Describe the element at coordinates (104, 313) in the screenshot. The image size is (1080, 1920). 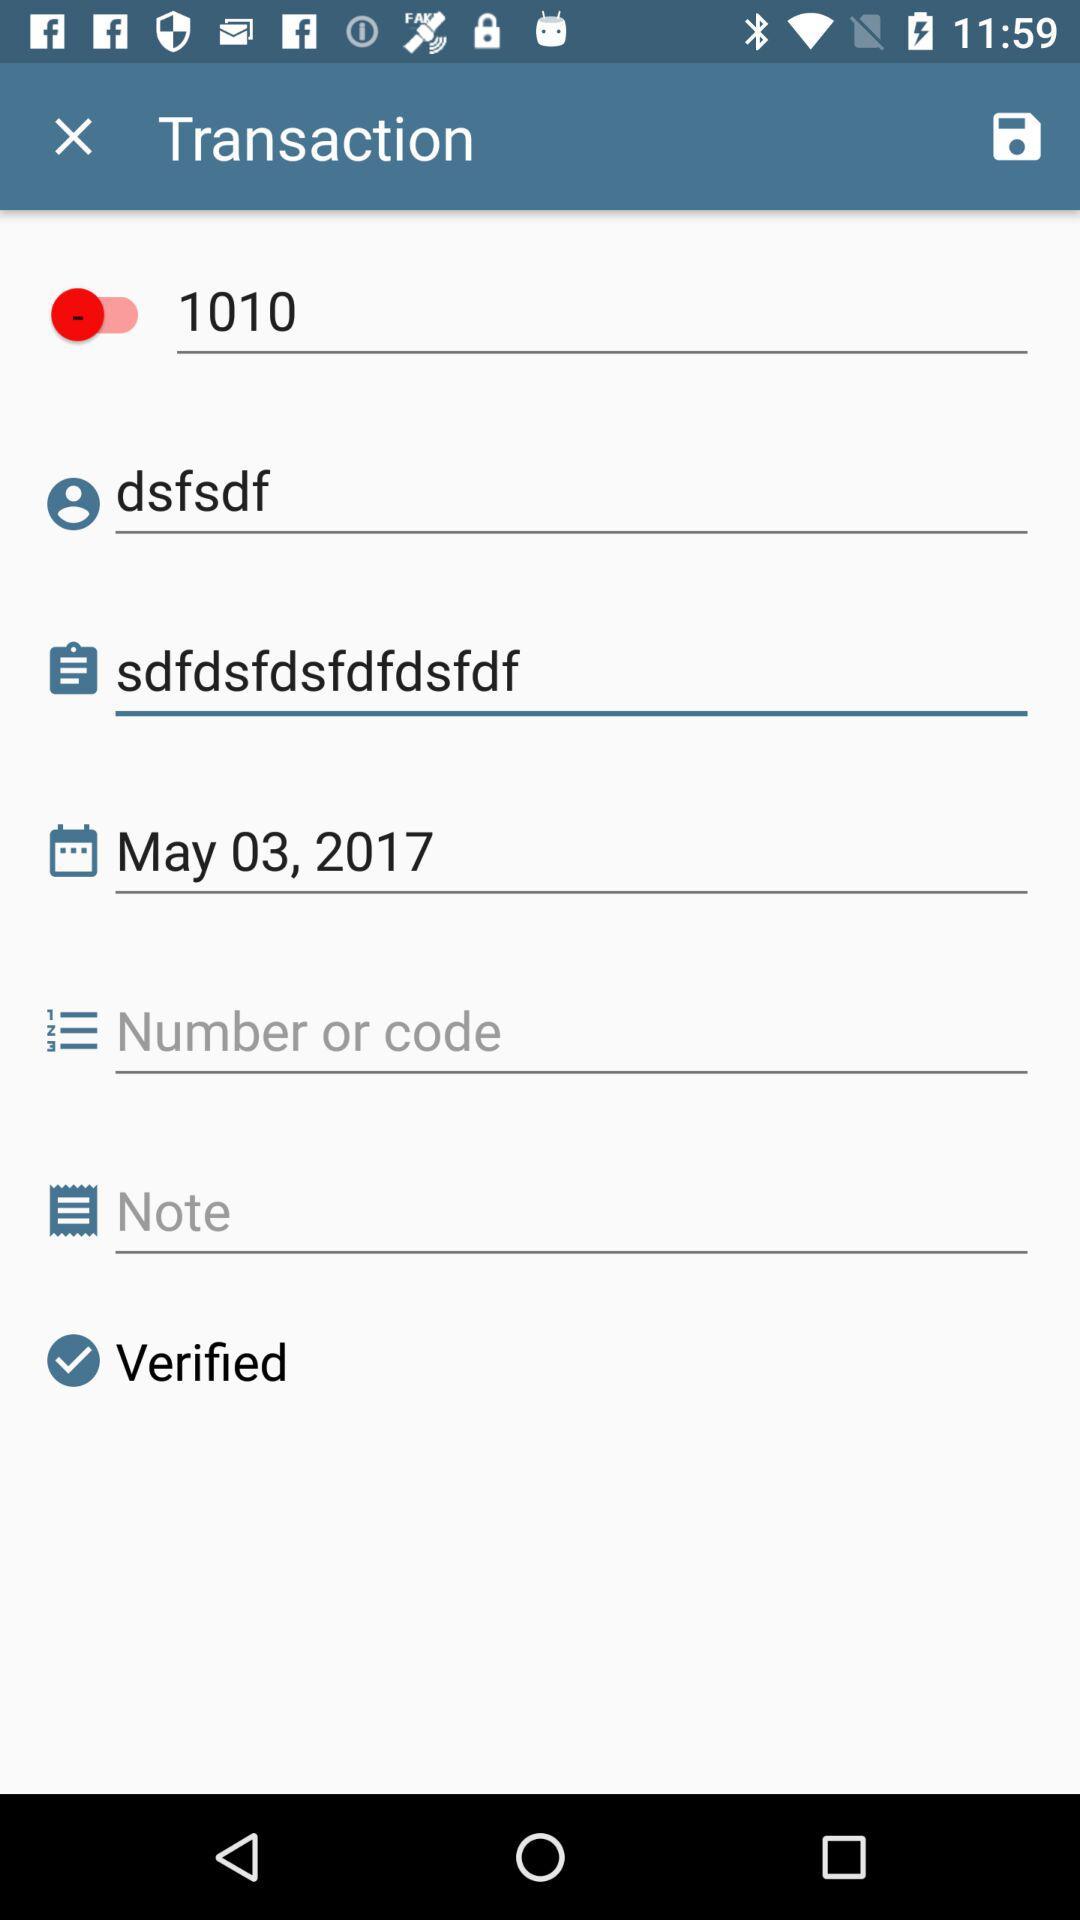
I see `item above dsfsdf icon` at that location.